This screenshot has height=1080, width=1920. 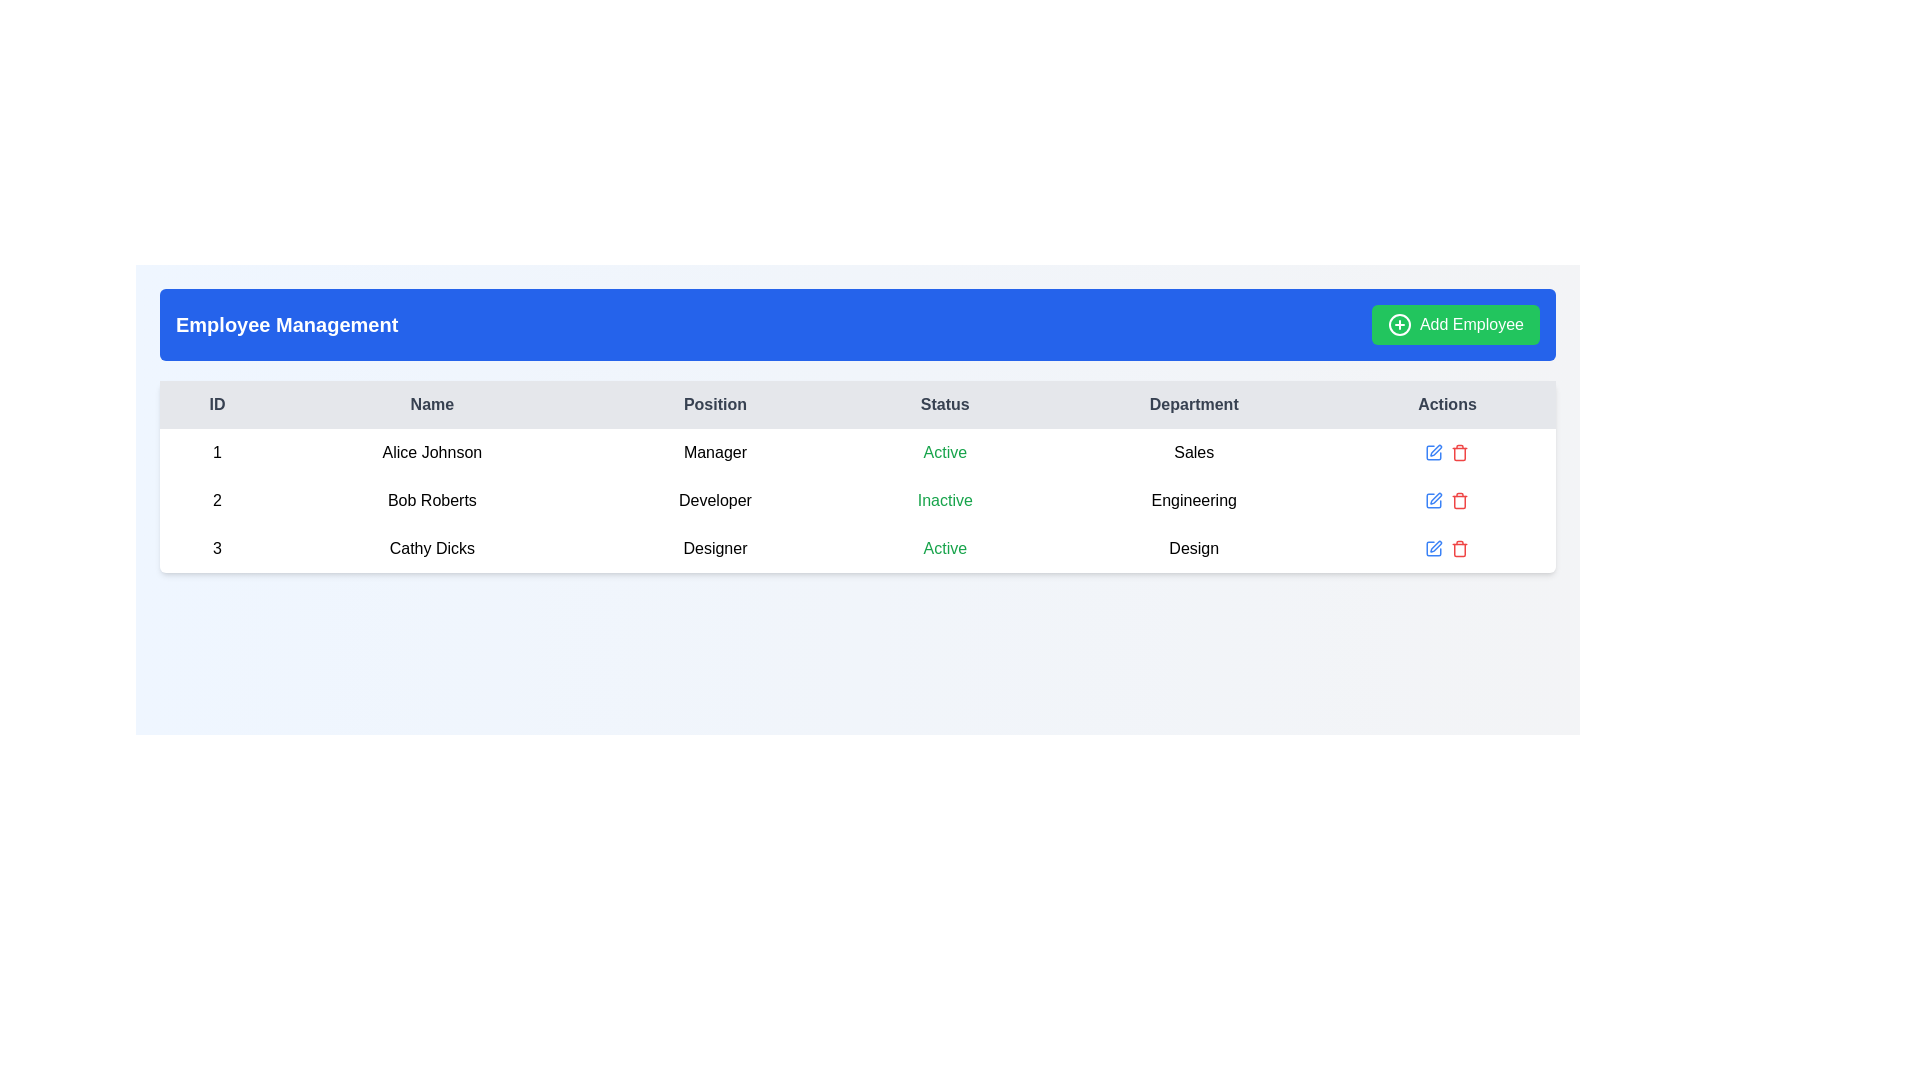 I want to click on the trash can icon representing the delete action for 'Bob Roberts' in the Actions column of the second row, so click(x=1460, y=501).